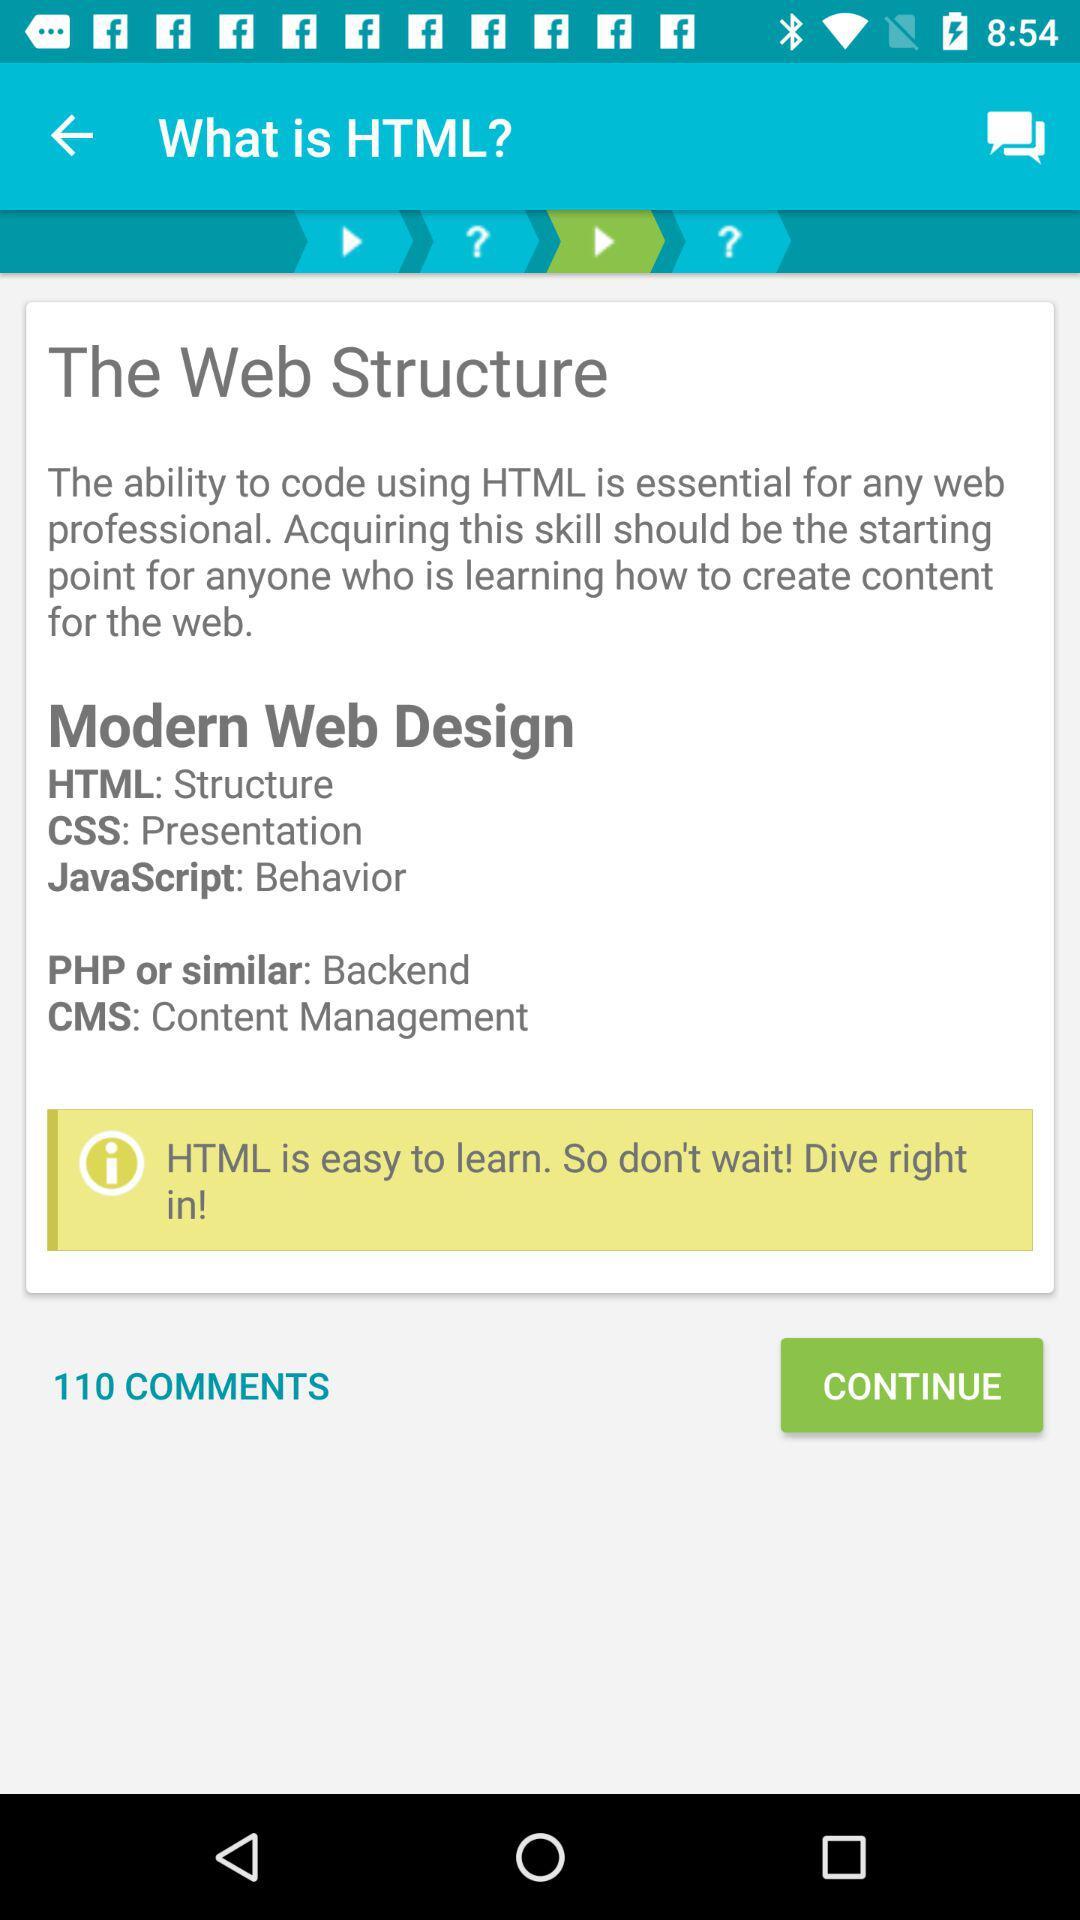 The image size is (1080, 1920). I want to click on the item next to continue item, so click(191, 1384).